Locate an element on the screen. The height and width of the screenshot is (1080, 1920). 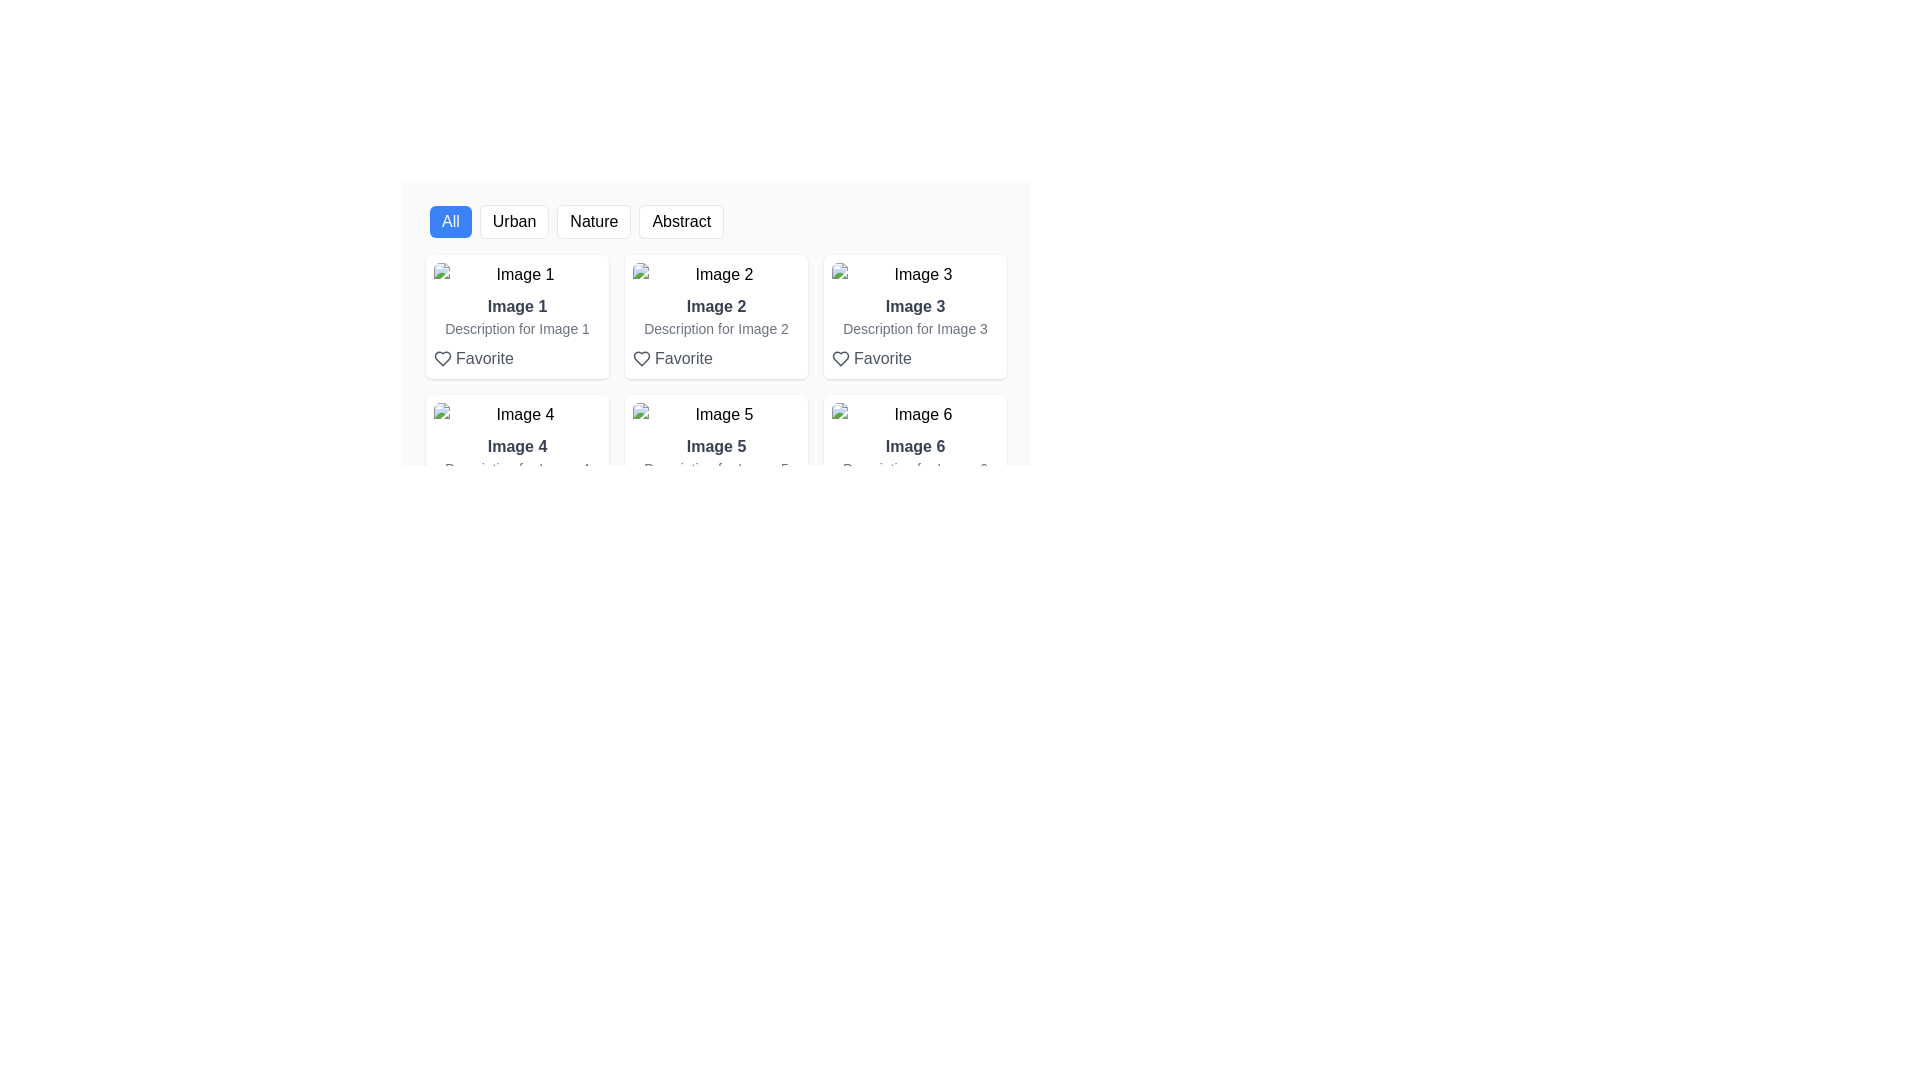
the text label that reads 'Description for Image 5', which is positioned below the 'Image 5' title label is located at coordinates (716, 469).